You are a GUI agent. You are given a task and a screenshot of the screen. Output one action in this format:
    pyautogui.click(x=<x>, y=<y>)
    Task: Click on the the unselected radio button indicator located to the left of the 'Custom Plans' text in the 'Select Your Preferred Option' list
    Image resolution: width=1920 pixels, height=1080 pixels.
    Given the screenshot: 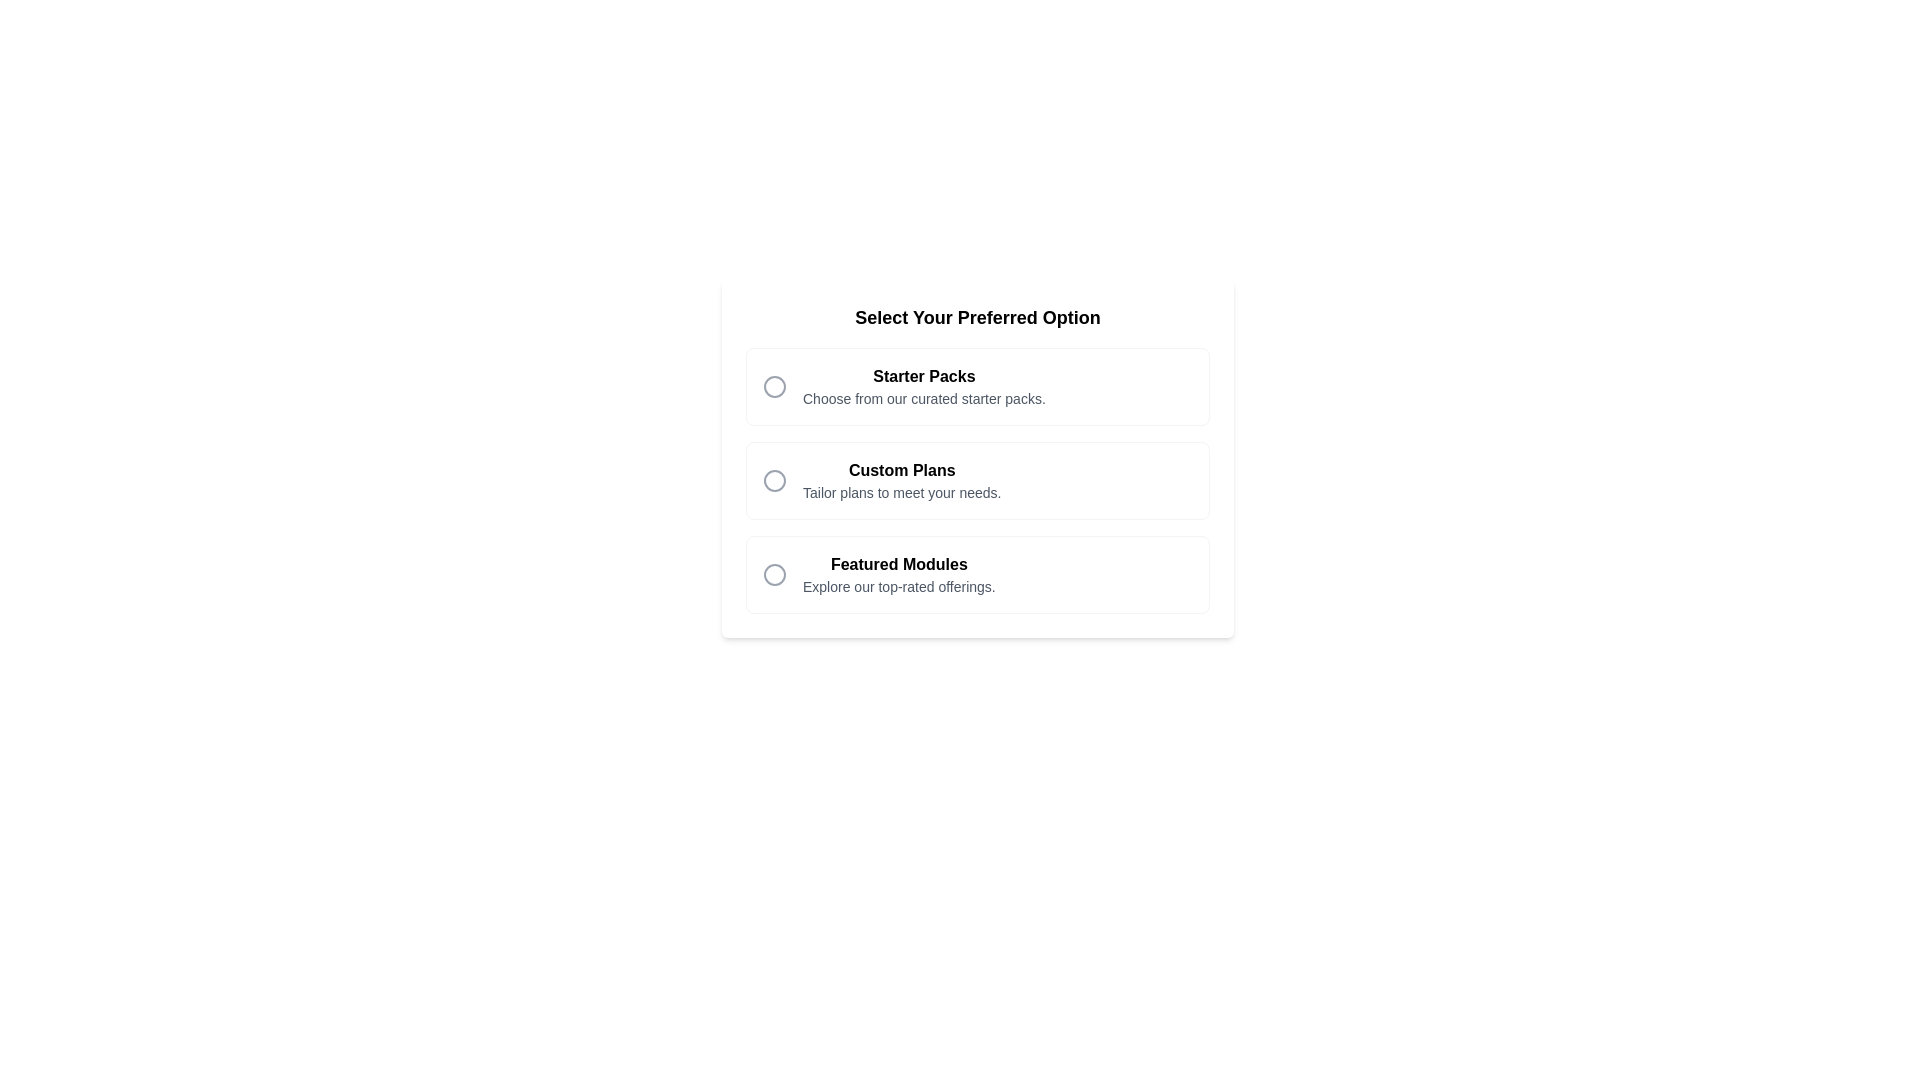 What is the action you would take?
    pyautogui.click(x=773, y=481)
    